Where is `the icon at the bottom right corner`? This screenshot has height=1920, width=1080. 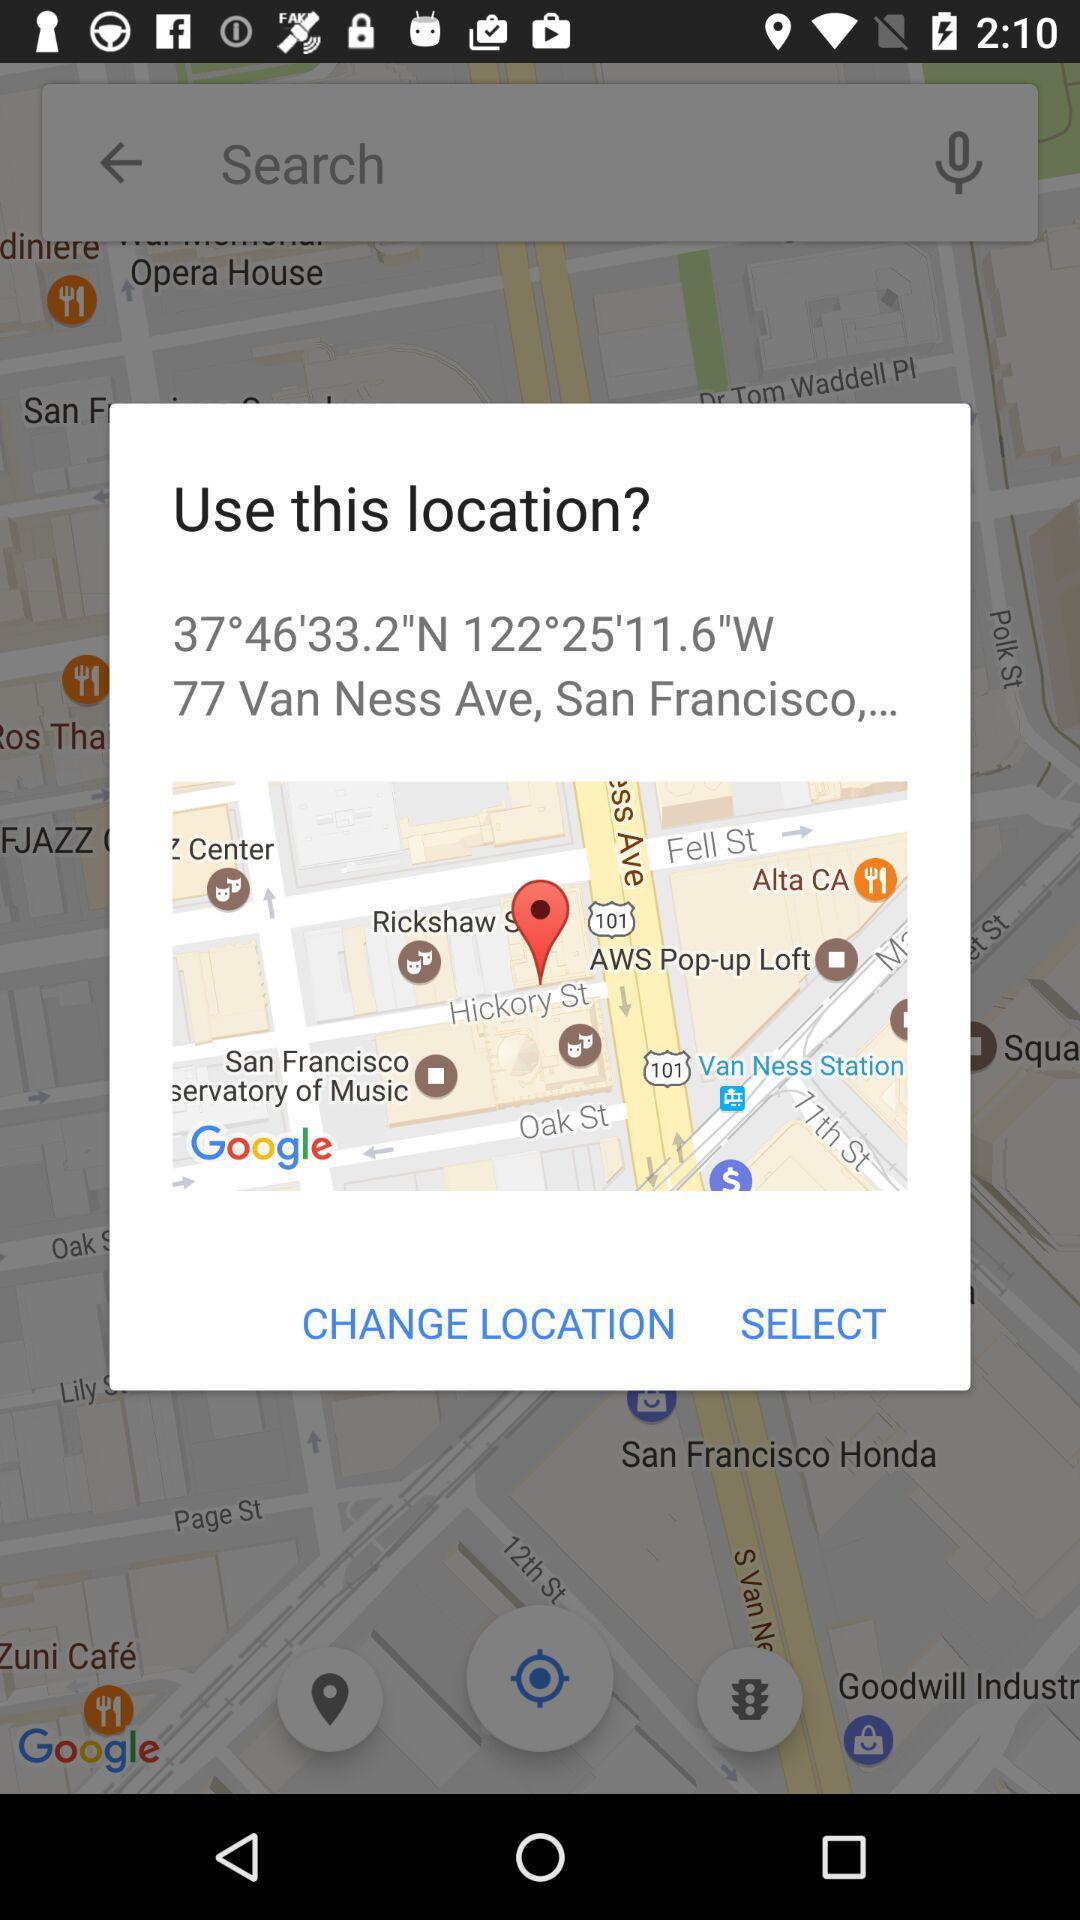 the icon at the bottom right corner is located at coordinates (813, 1322).